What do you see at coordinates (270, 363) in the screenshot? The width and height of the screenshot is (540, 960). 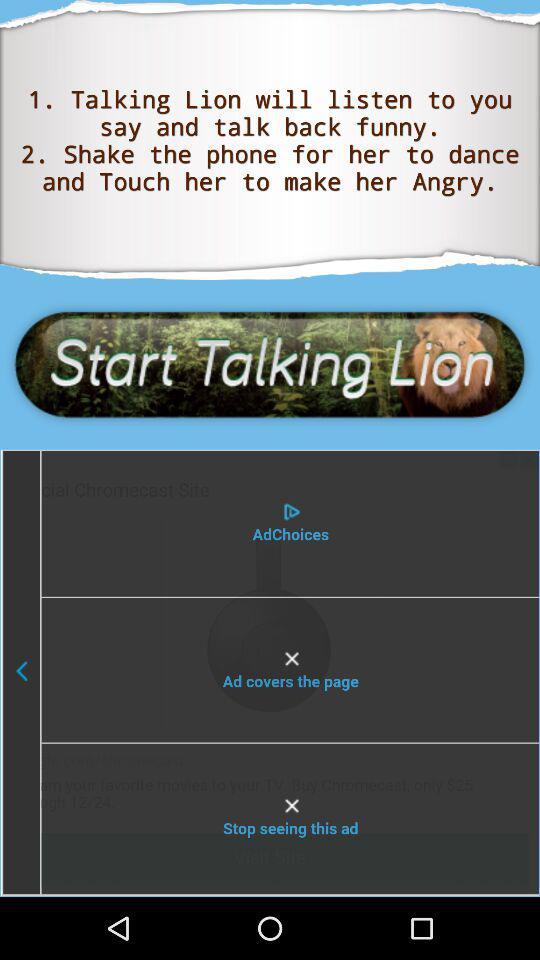 I see `button to start talking lion` at bounding box center [270, 363].